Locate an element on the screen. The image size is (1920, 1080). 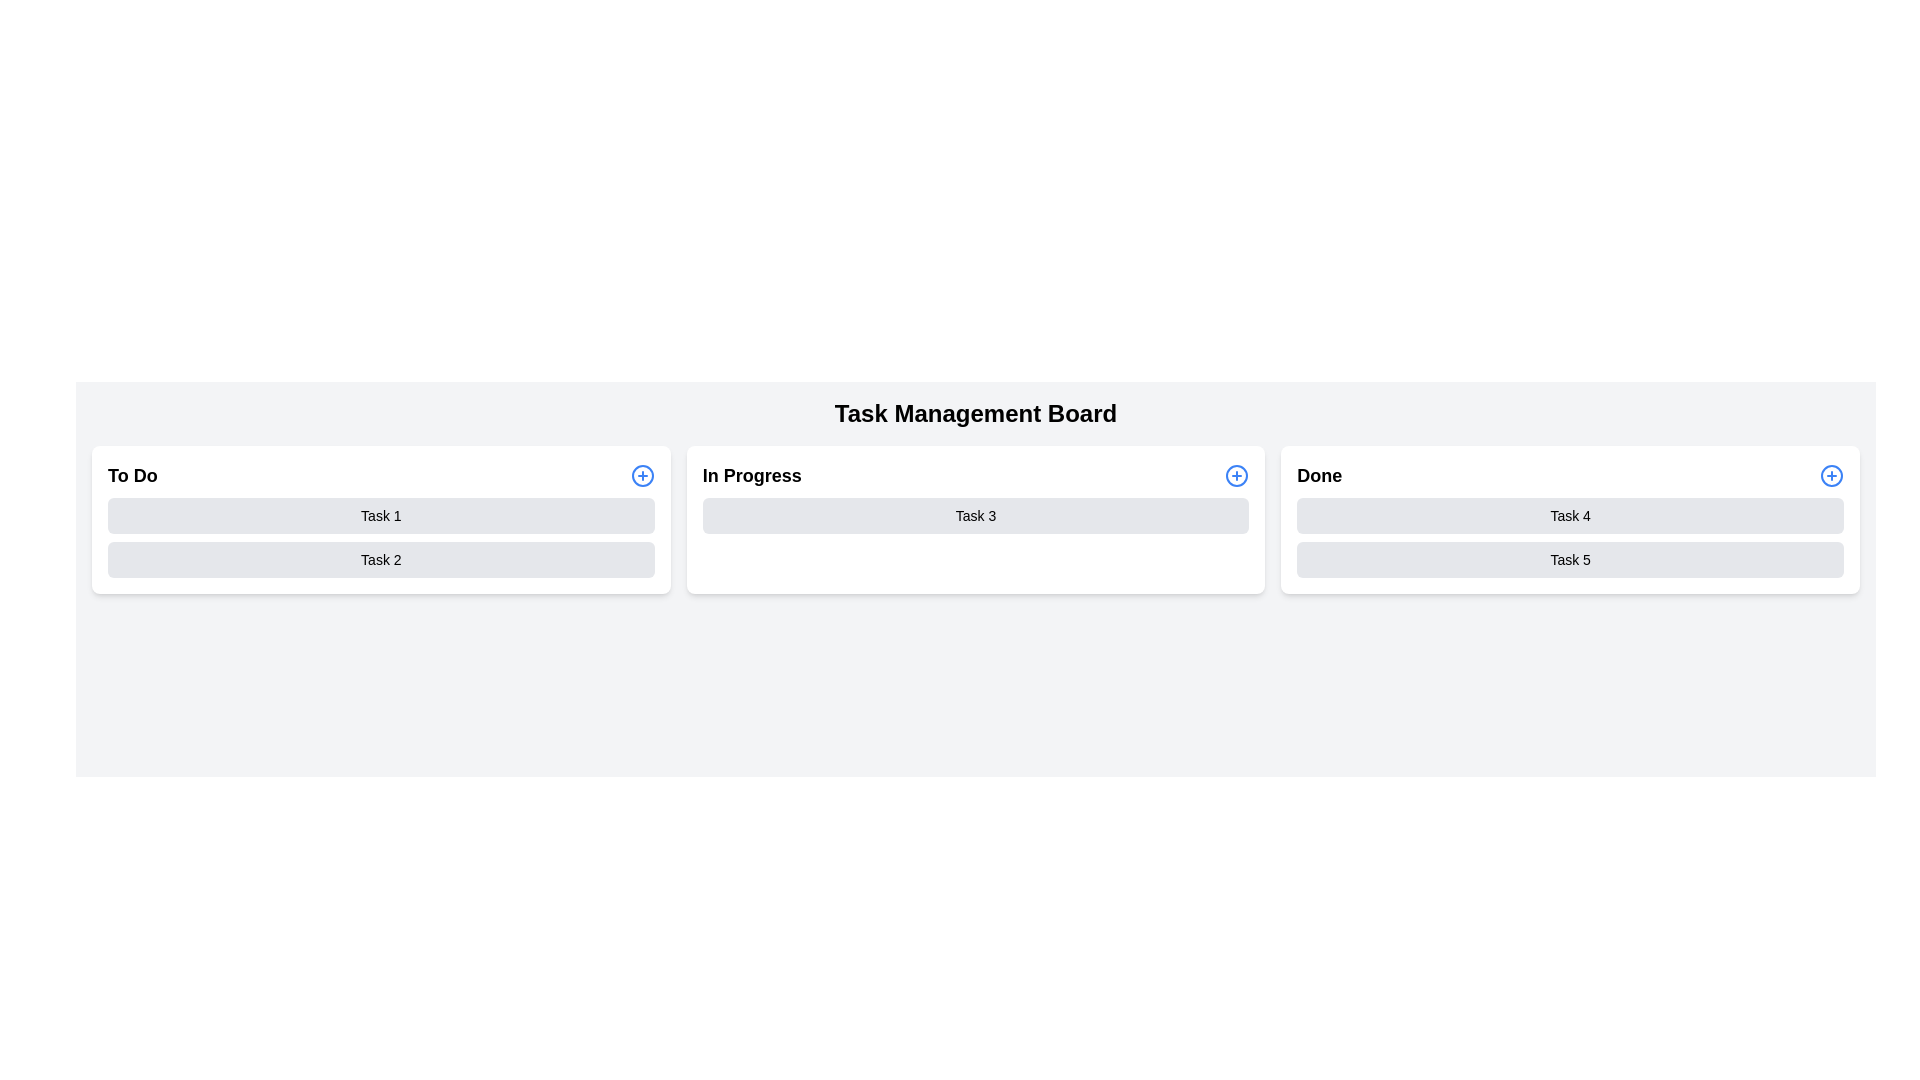
the second task item in the 'Done' column of the task management interface is located at coordinates (1569, 559).